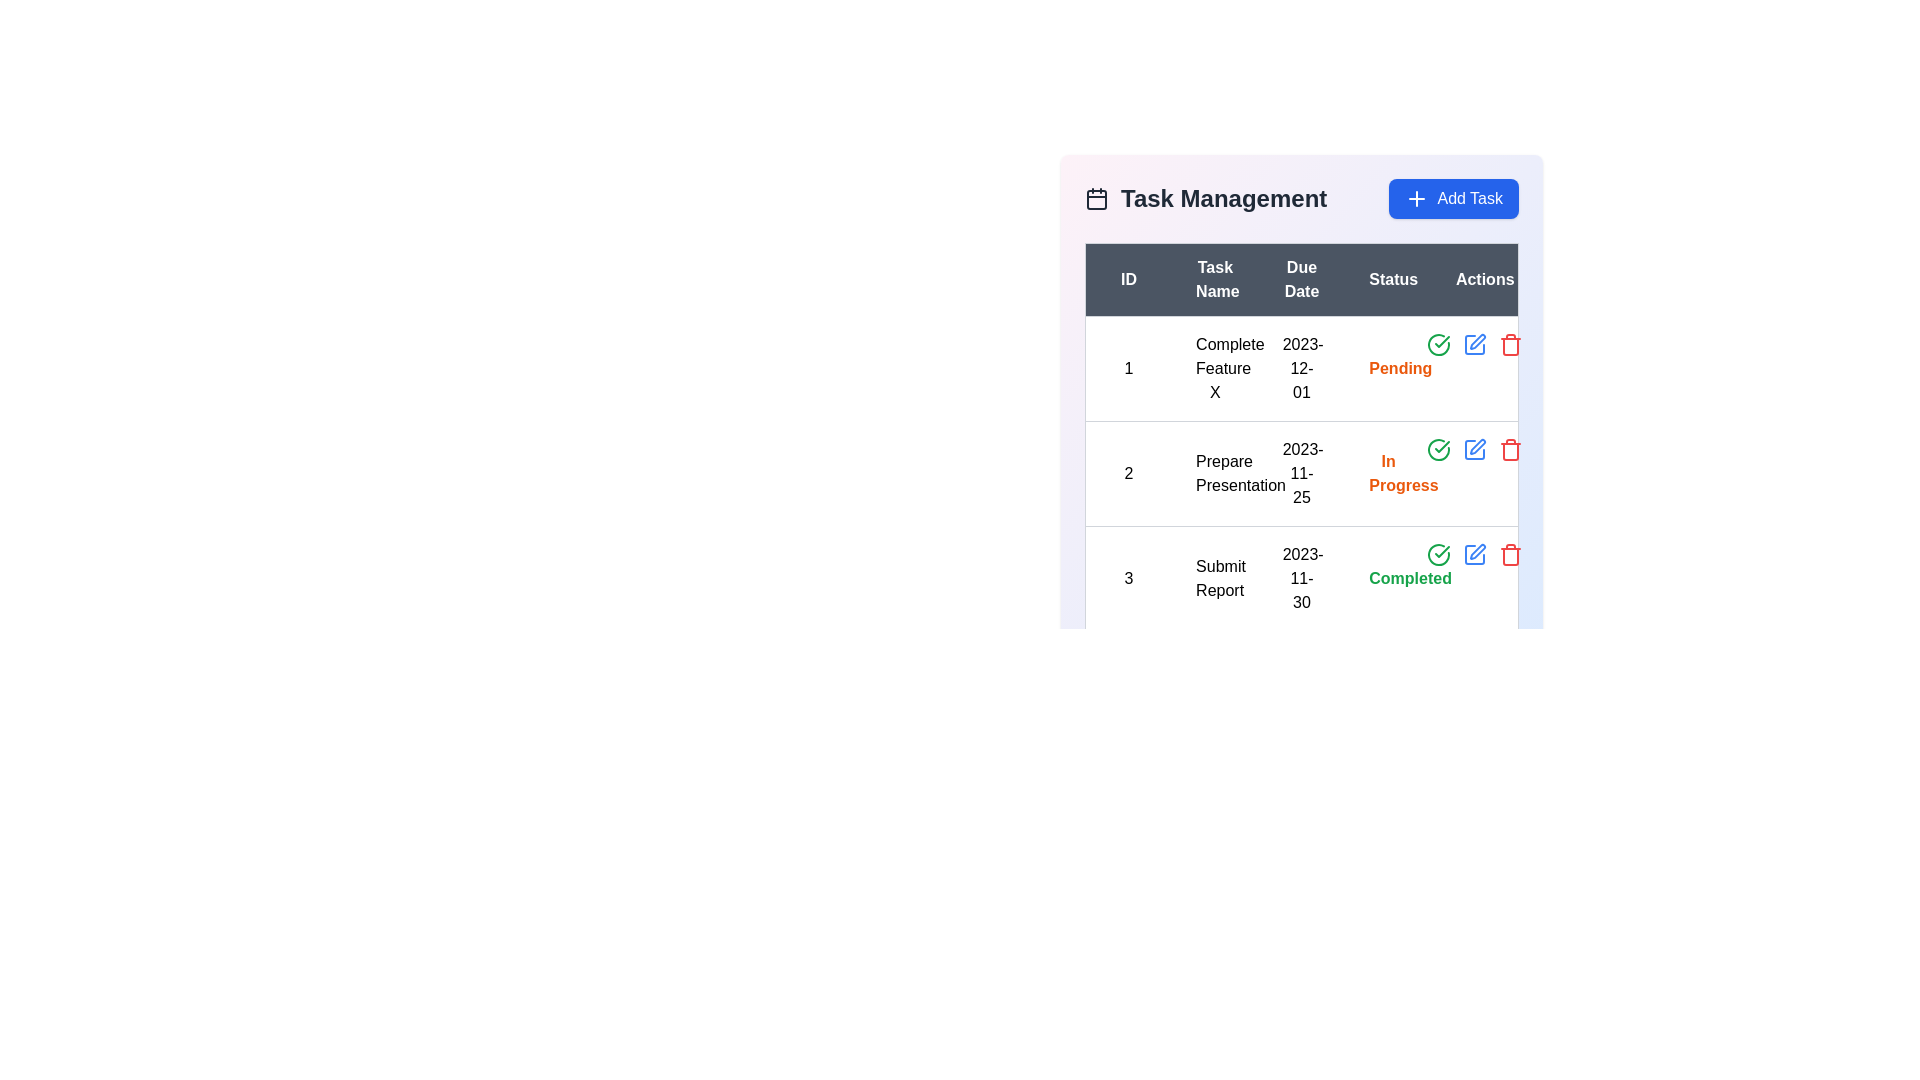 Image resolution: width=1920 pixels, height=1080 pixels. What do you see at coordinates (1387, 474) in the screenshot?
I see `the static text label indicating the status of the 'Prepare Presentation' task for the date '2023-11-25'` at bounding box center [1387, 474].